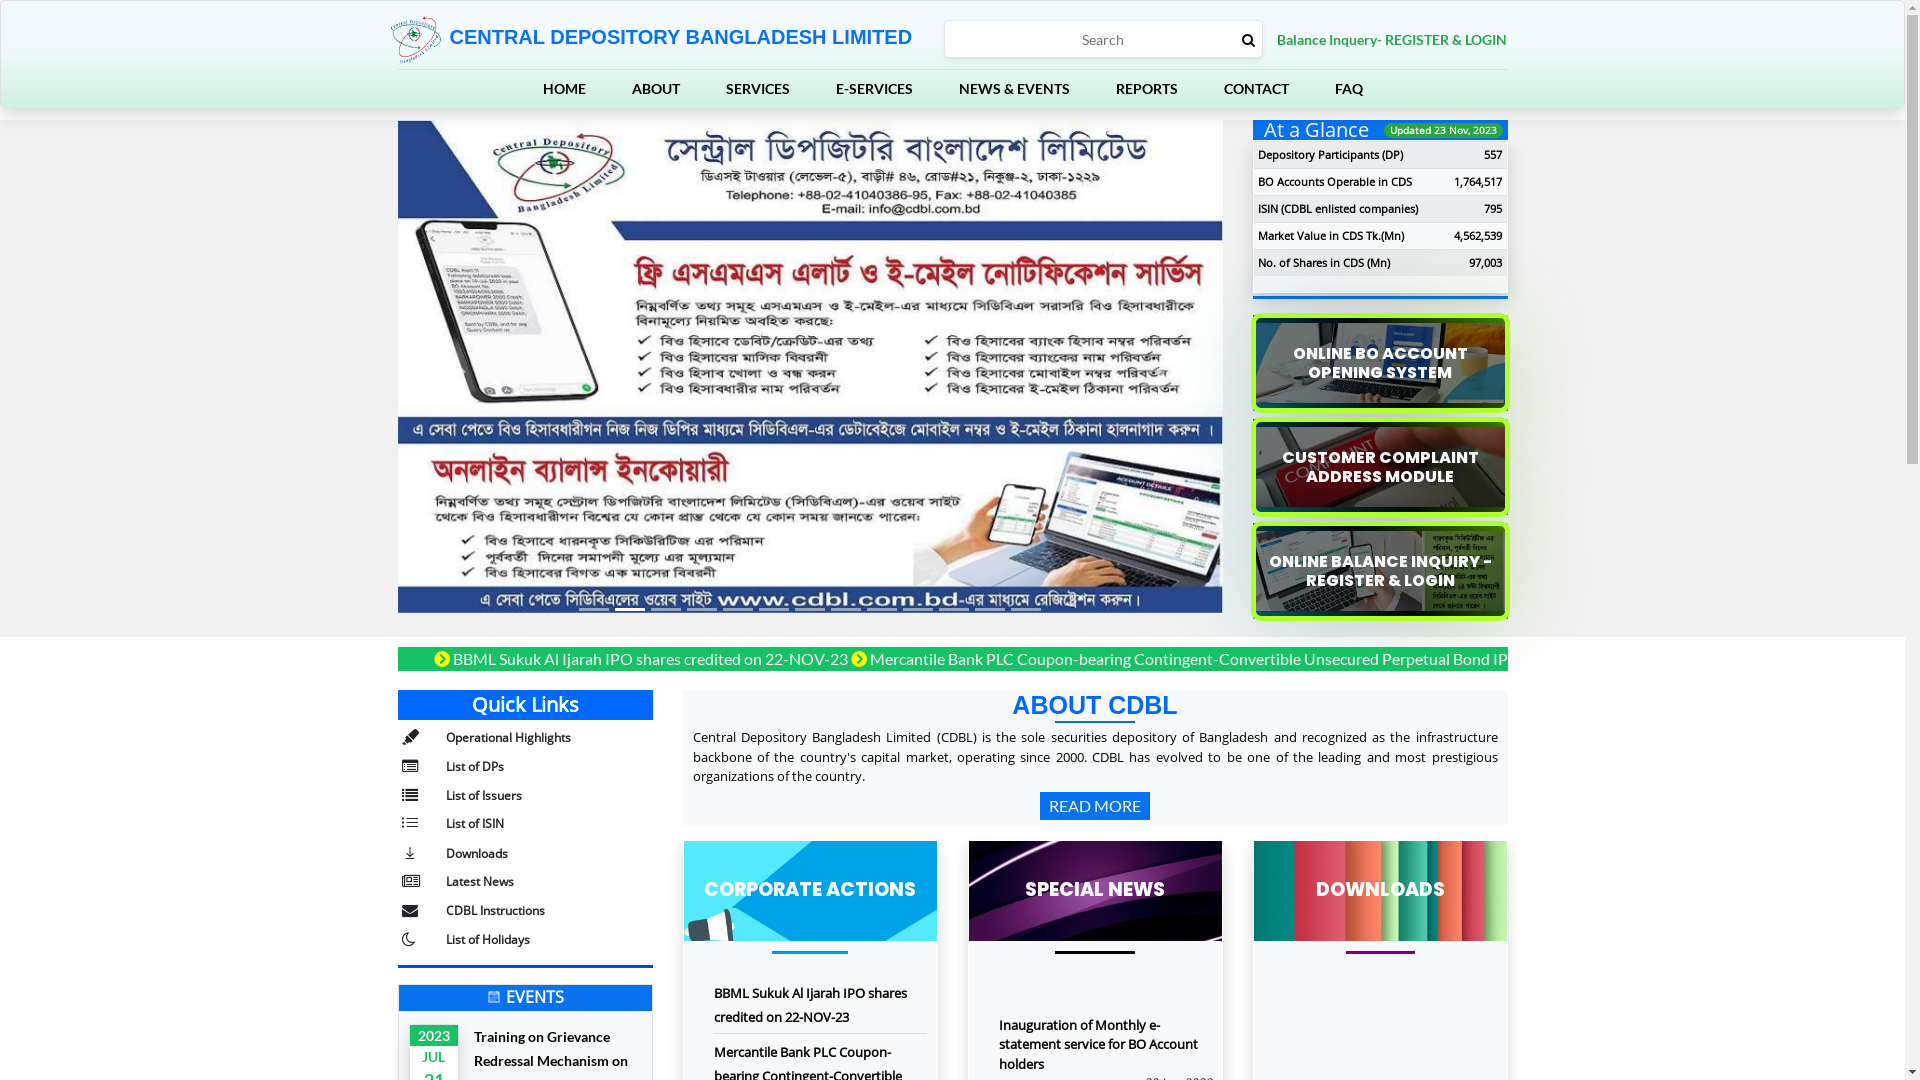  I want to click on 'List of DPs', so click(445, 765).